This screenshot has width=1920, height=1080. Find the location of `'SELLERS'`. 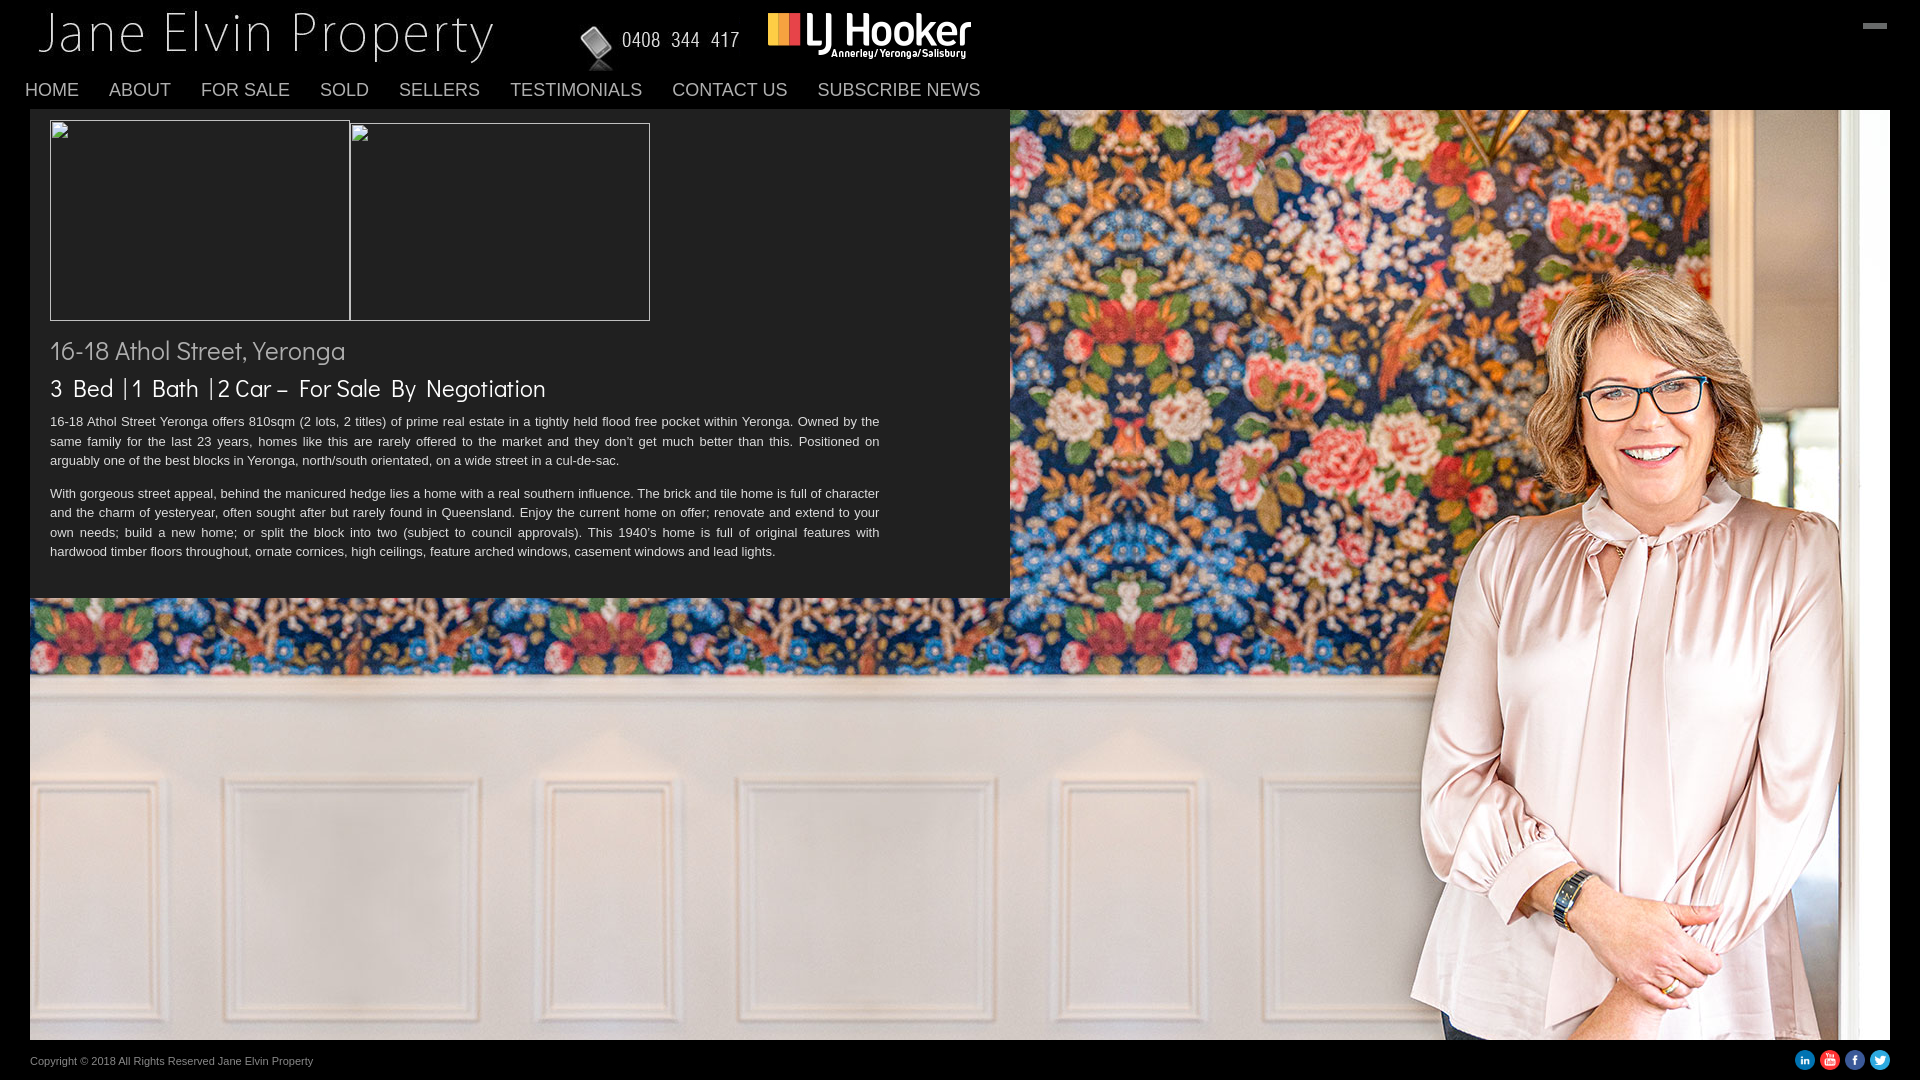

'SELLERS' is located at coordinates (453, 88).